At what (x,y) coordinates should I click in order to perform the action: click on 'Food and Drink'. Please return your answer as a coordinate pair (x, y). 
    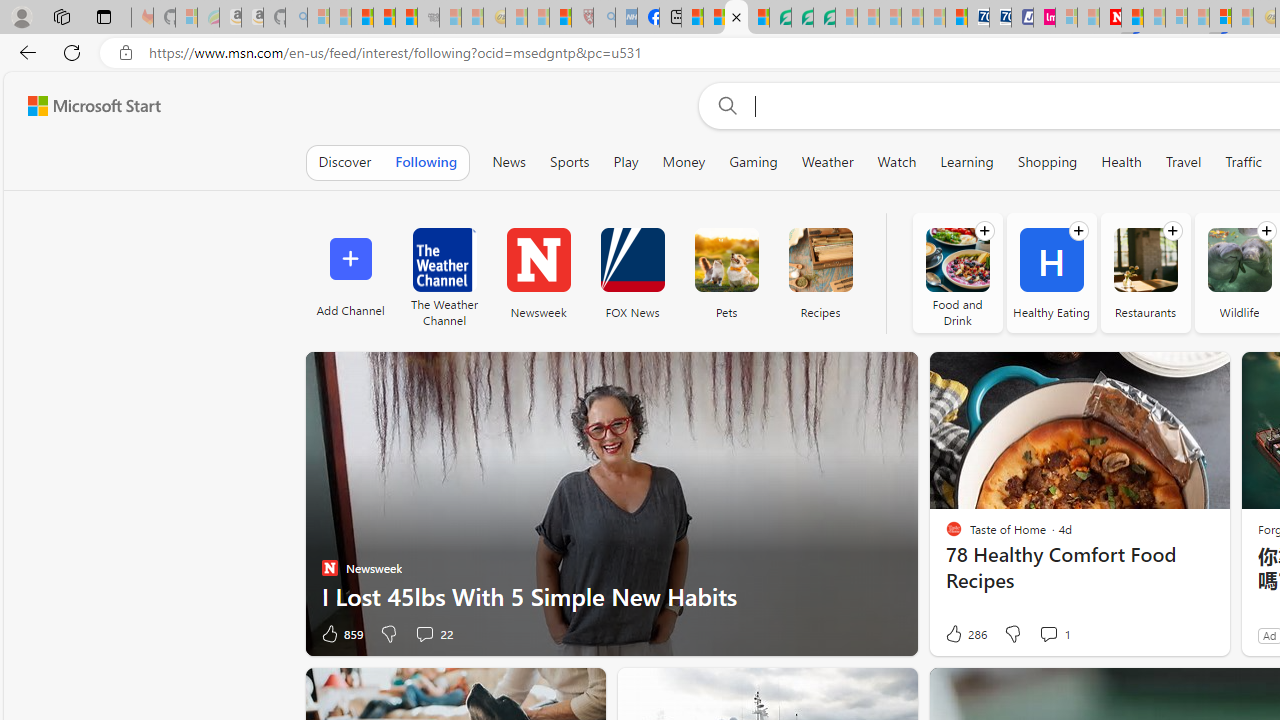
    Looking at the image, I should click on (956, 259).